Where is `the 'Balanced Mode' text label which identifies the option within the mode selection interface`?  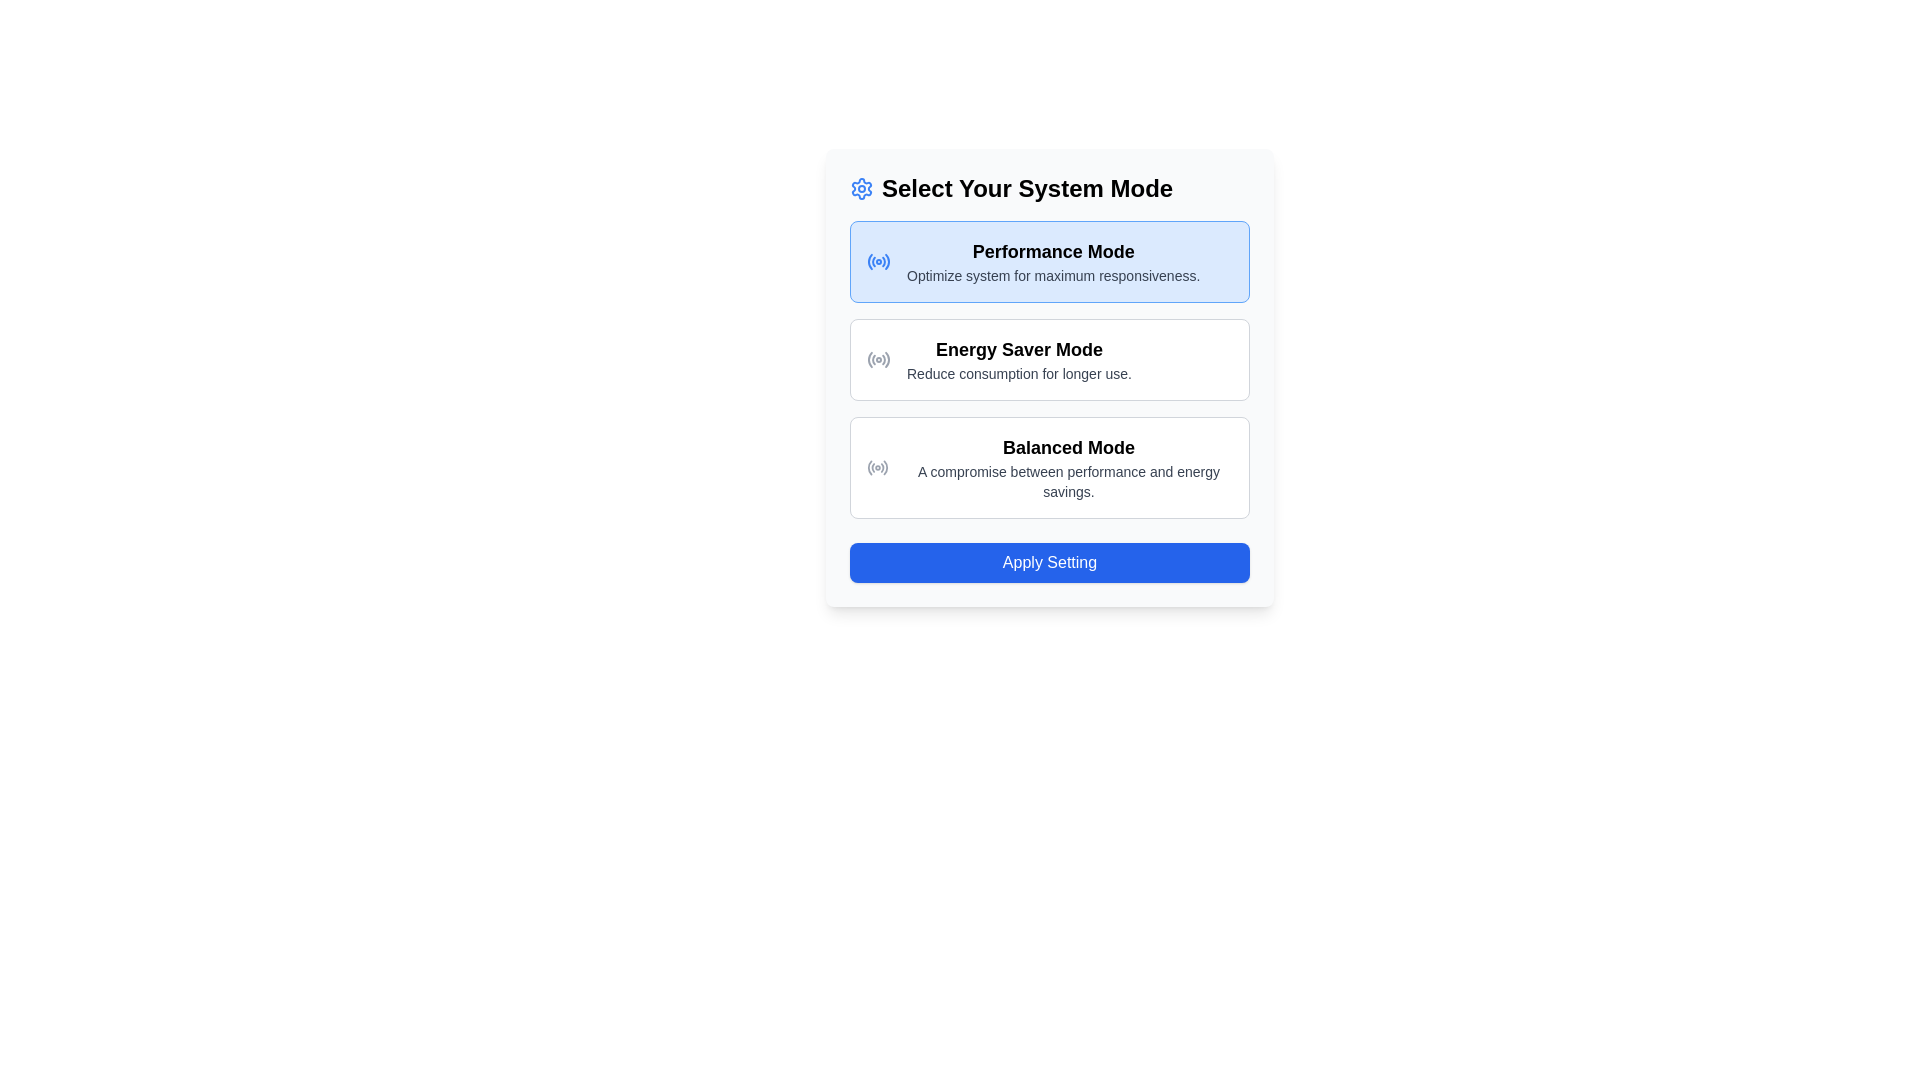
the 'Balanced Mode' text label which identifies the option within the mode selection interface is located at coordinates (1068, 446).